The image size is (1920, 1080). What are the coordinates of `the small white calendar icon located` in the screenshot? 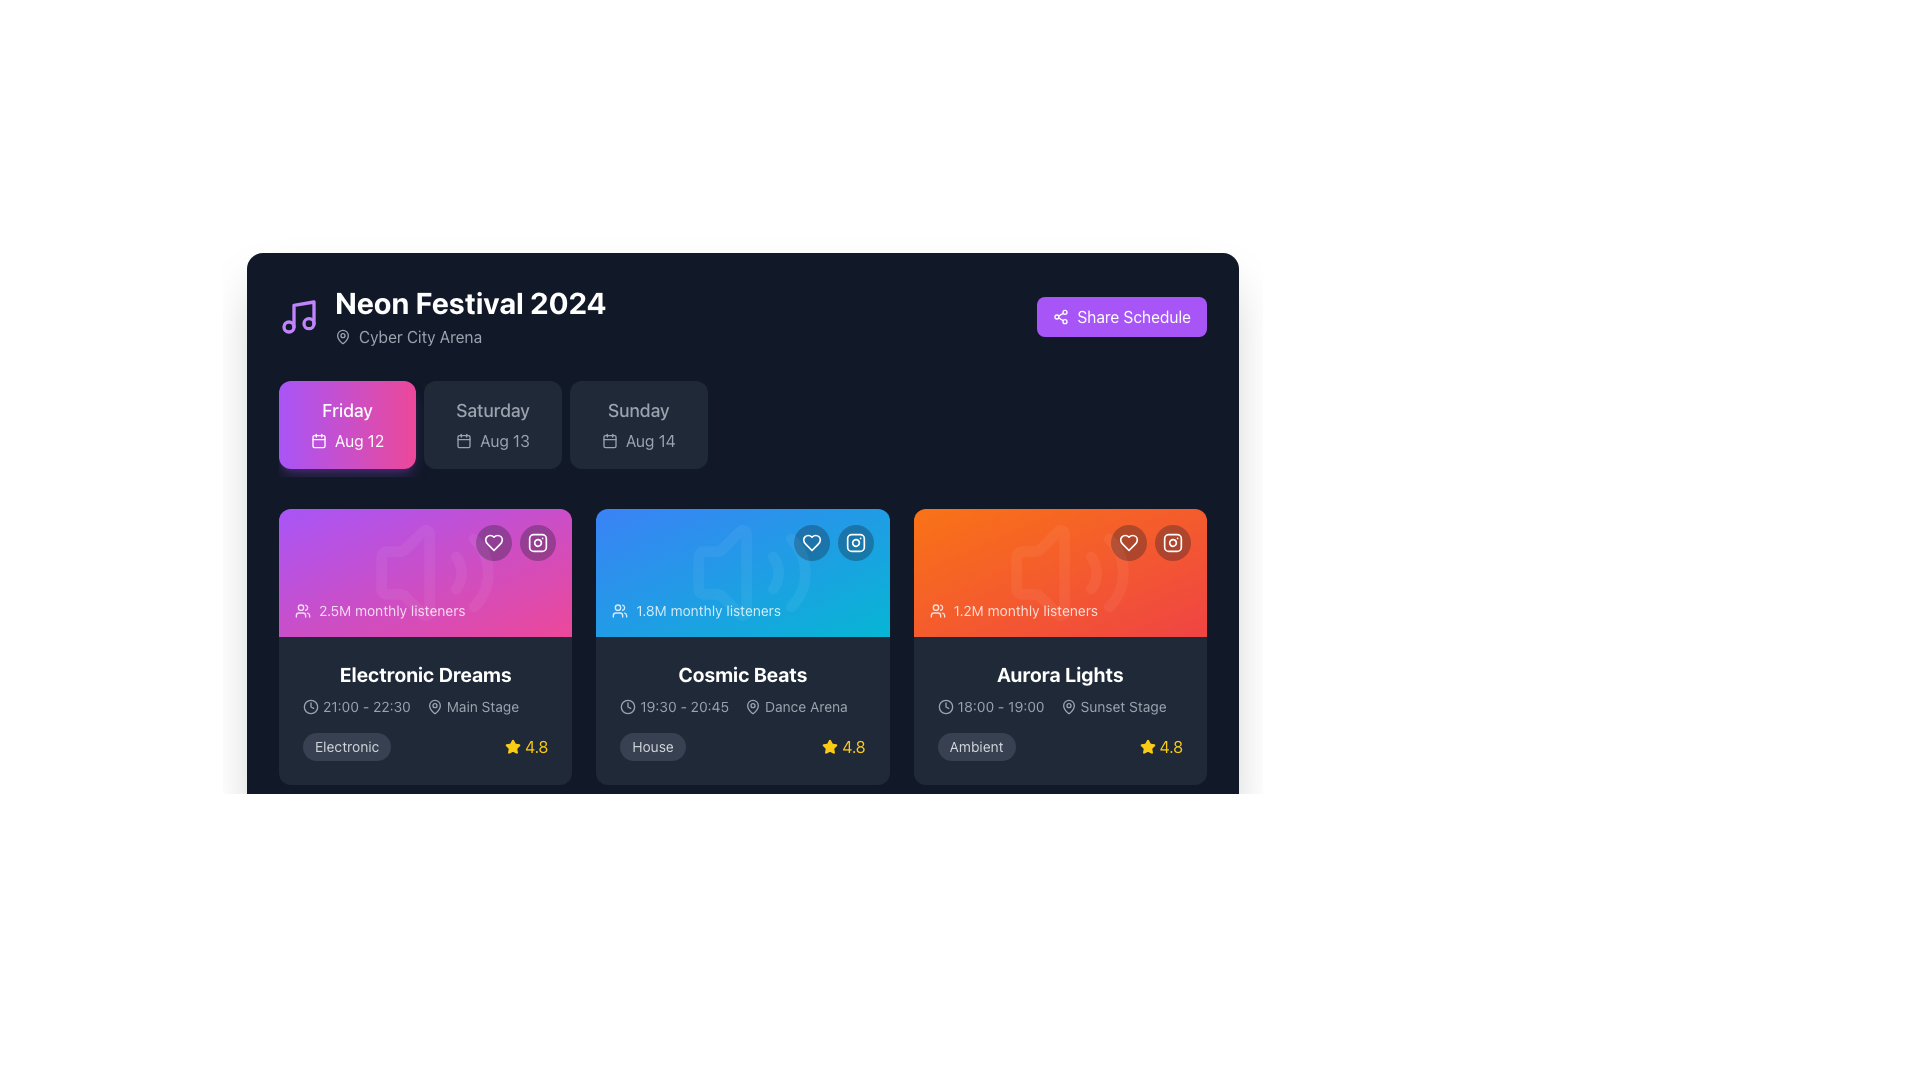 It's located at (317, 439).